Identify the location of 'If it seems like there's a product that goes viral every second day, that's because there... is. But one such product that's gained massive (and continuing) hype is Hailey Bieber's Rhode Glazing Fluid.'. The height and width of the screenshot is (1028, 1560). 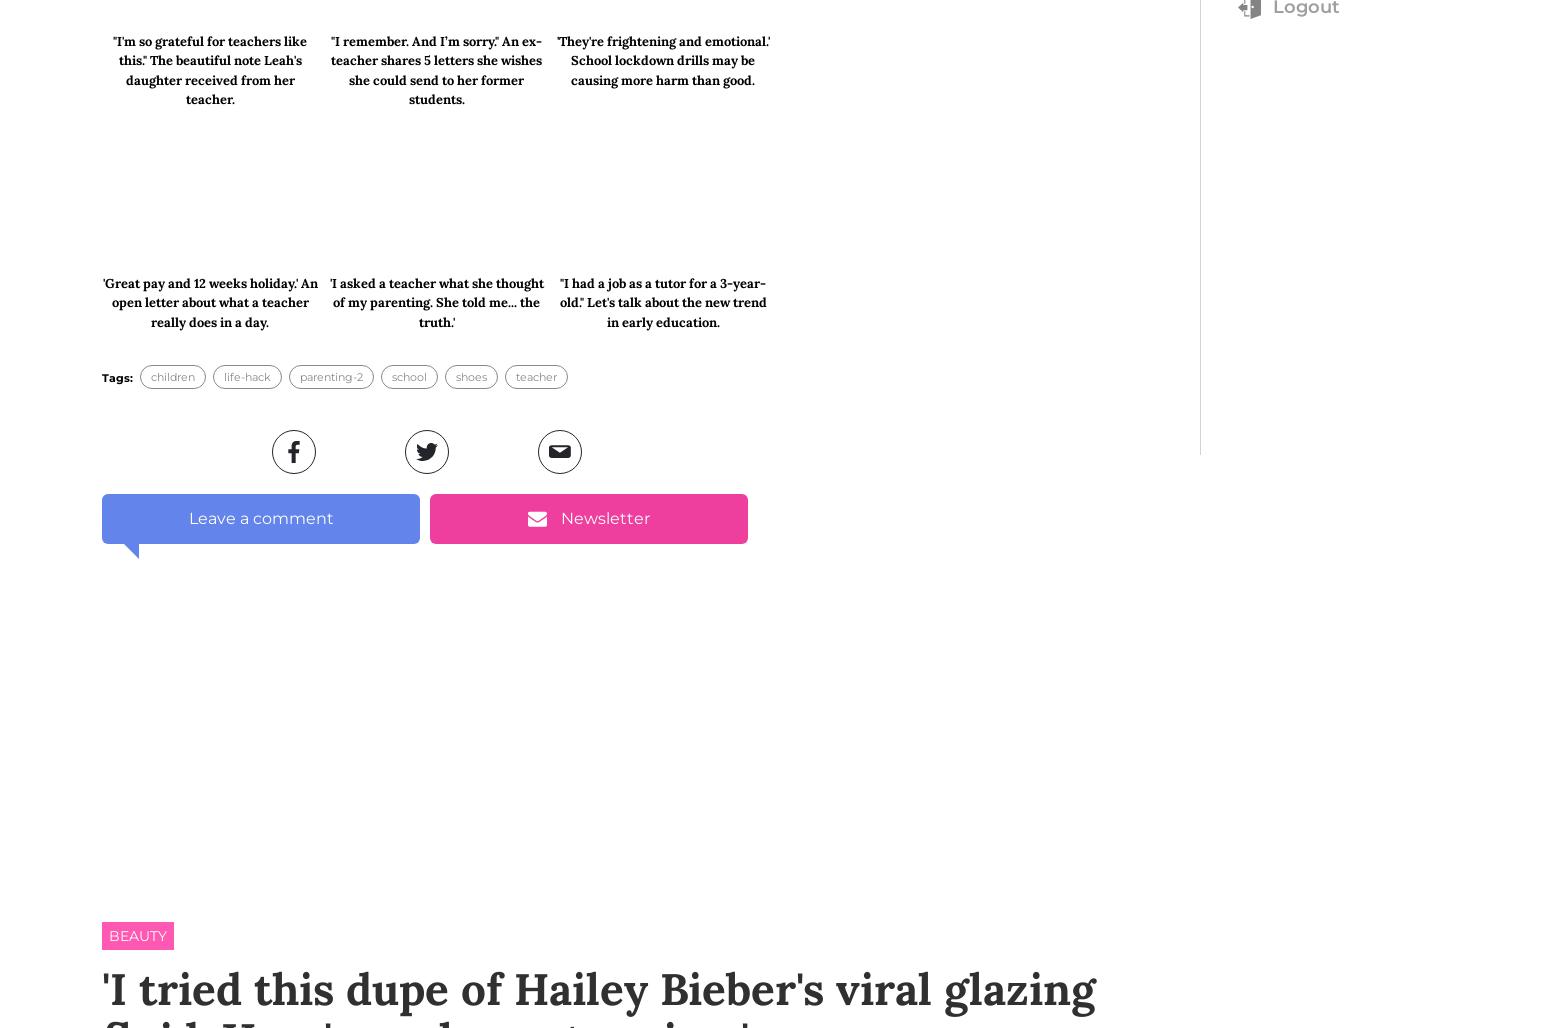
(412, 290).